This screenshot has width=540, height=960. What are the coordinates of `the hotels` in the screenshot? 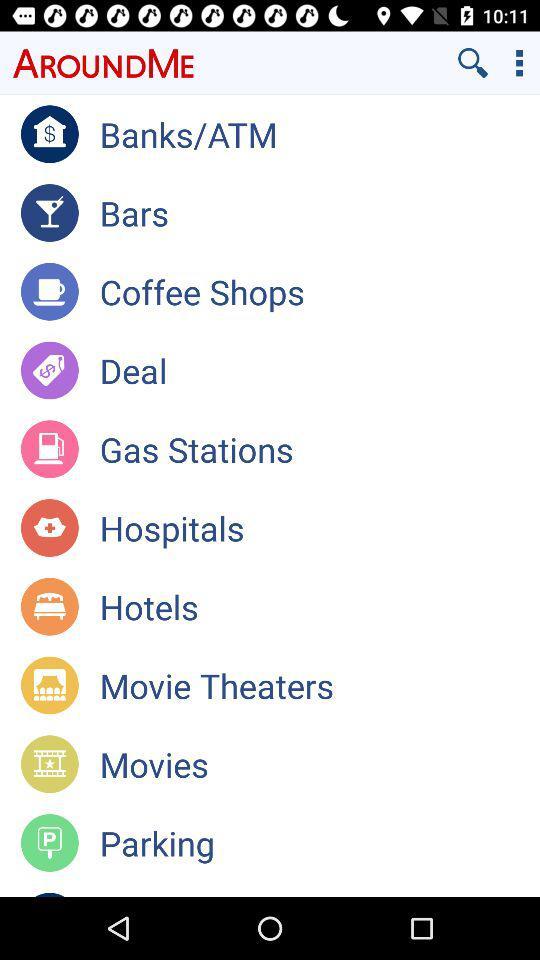 It's located at (319, 605).